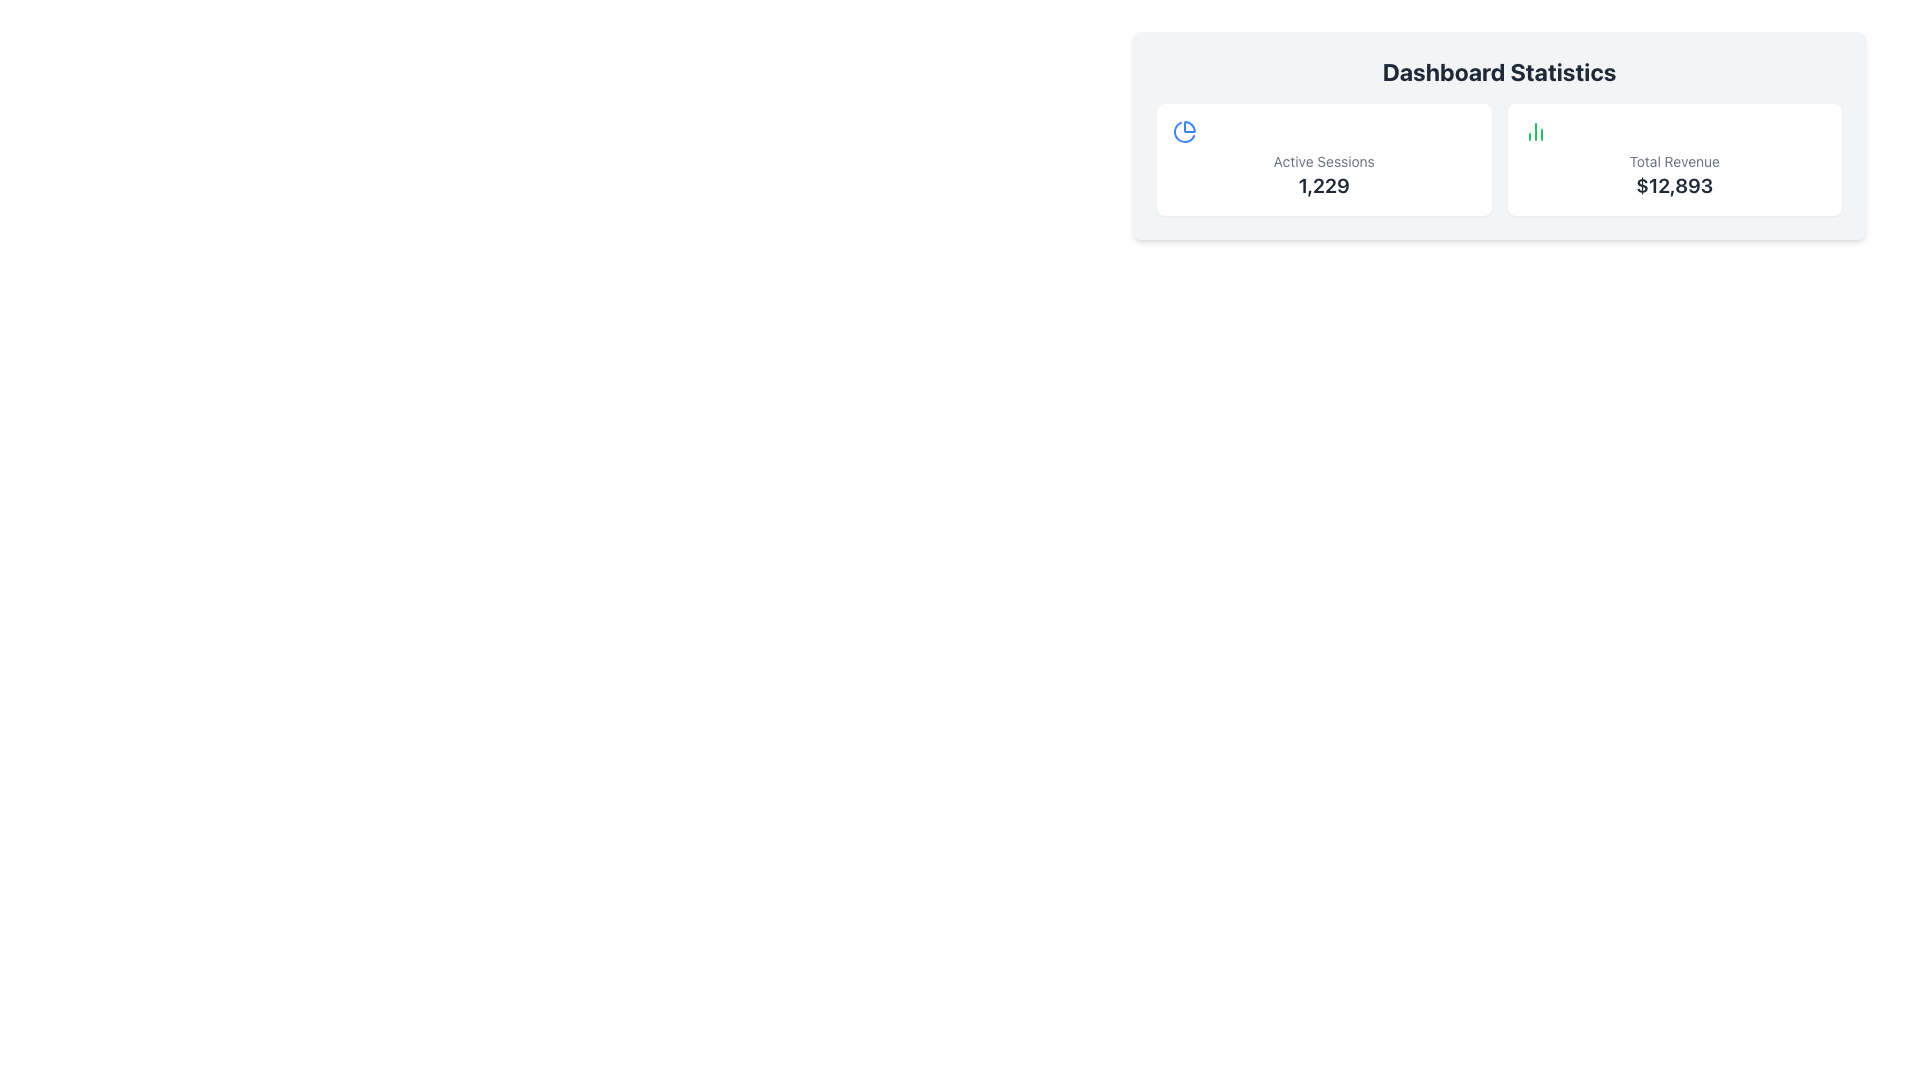  I want to click on content displayed in the text element showing the total revenue value, which is located in the 'Total Revenue' card within the 'Dashboard Statistics' section, so click(1674, 185).